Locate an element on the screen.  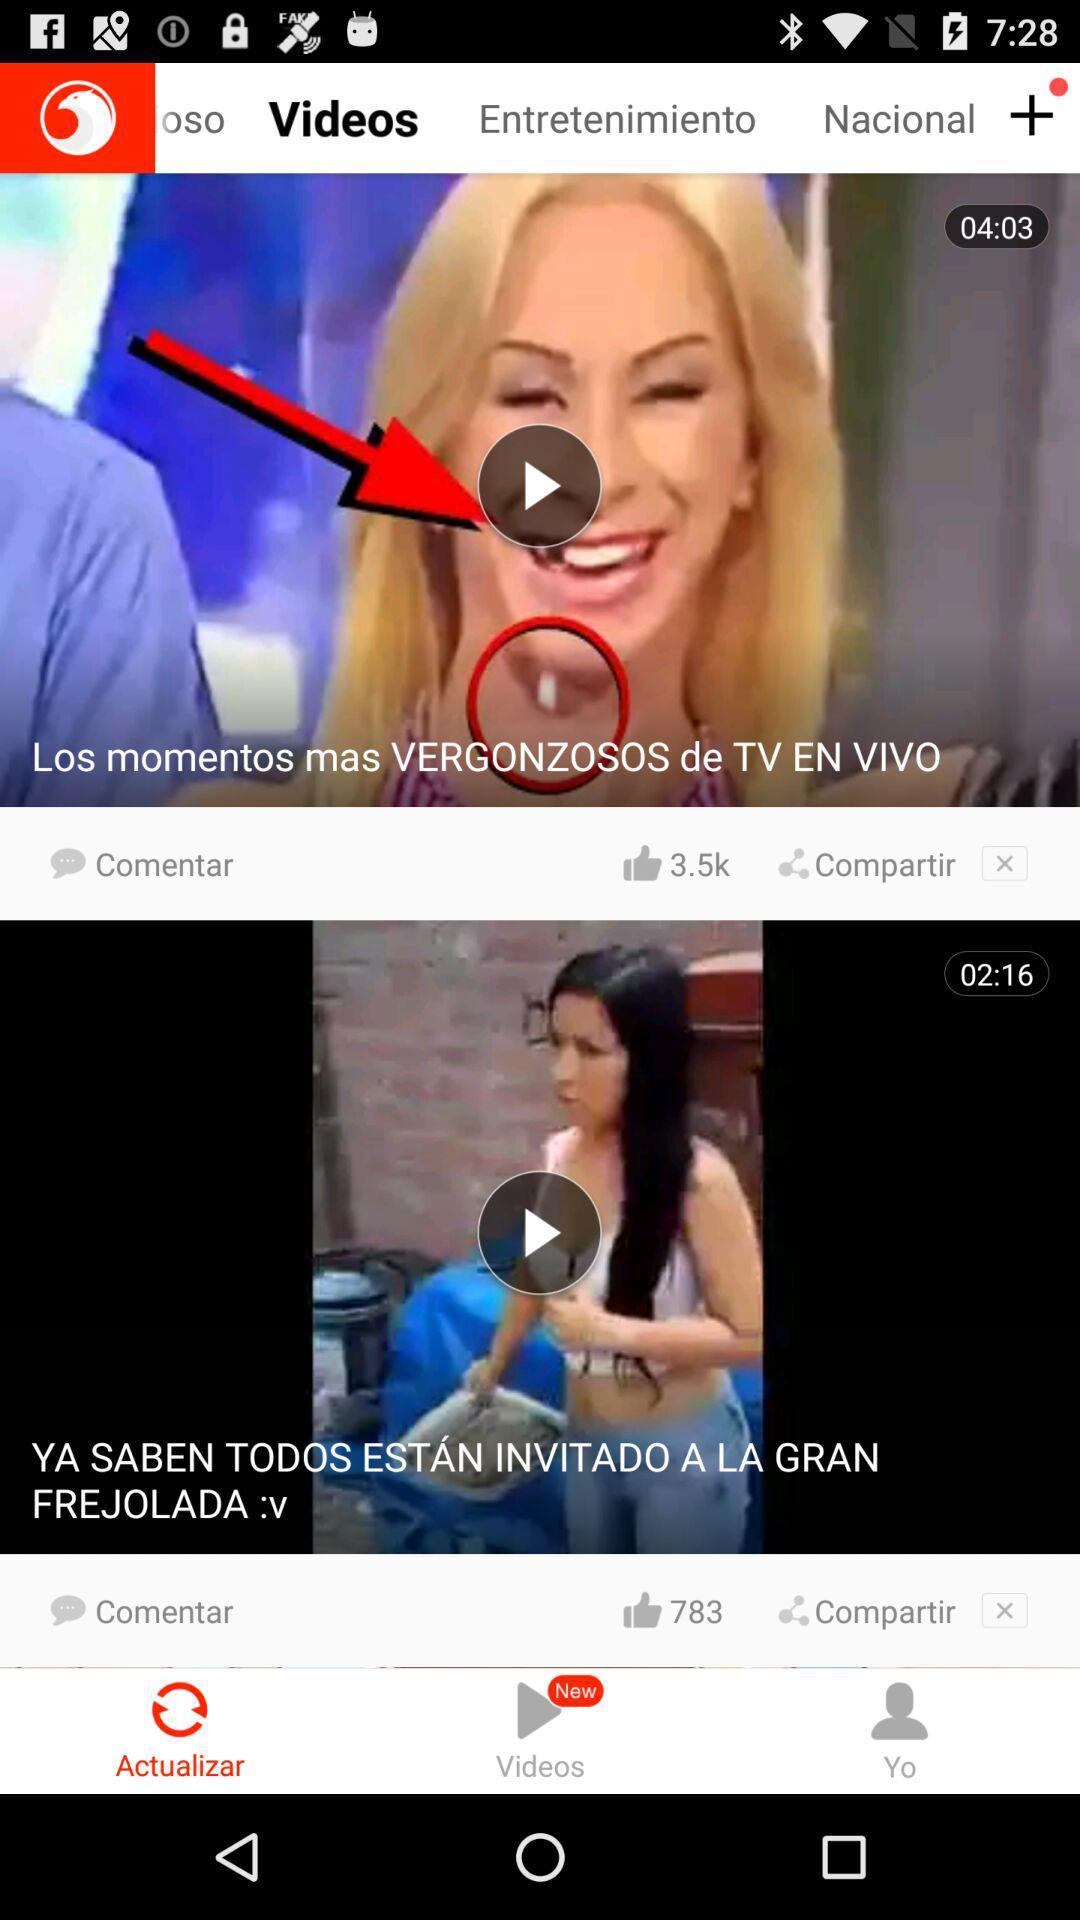
radio button next to the videos item is located at coordinates (180, 1730).